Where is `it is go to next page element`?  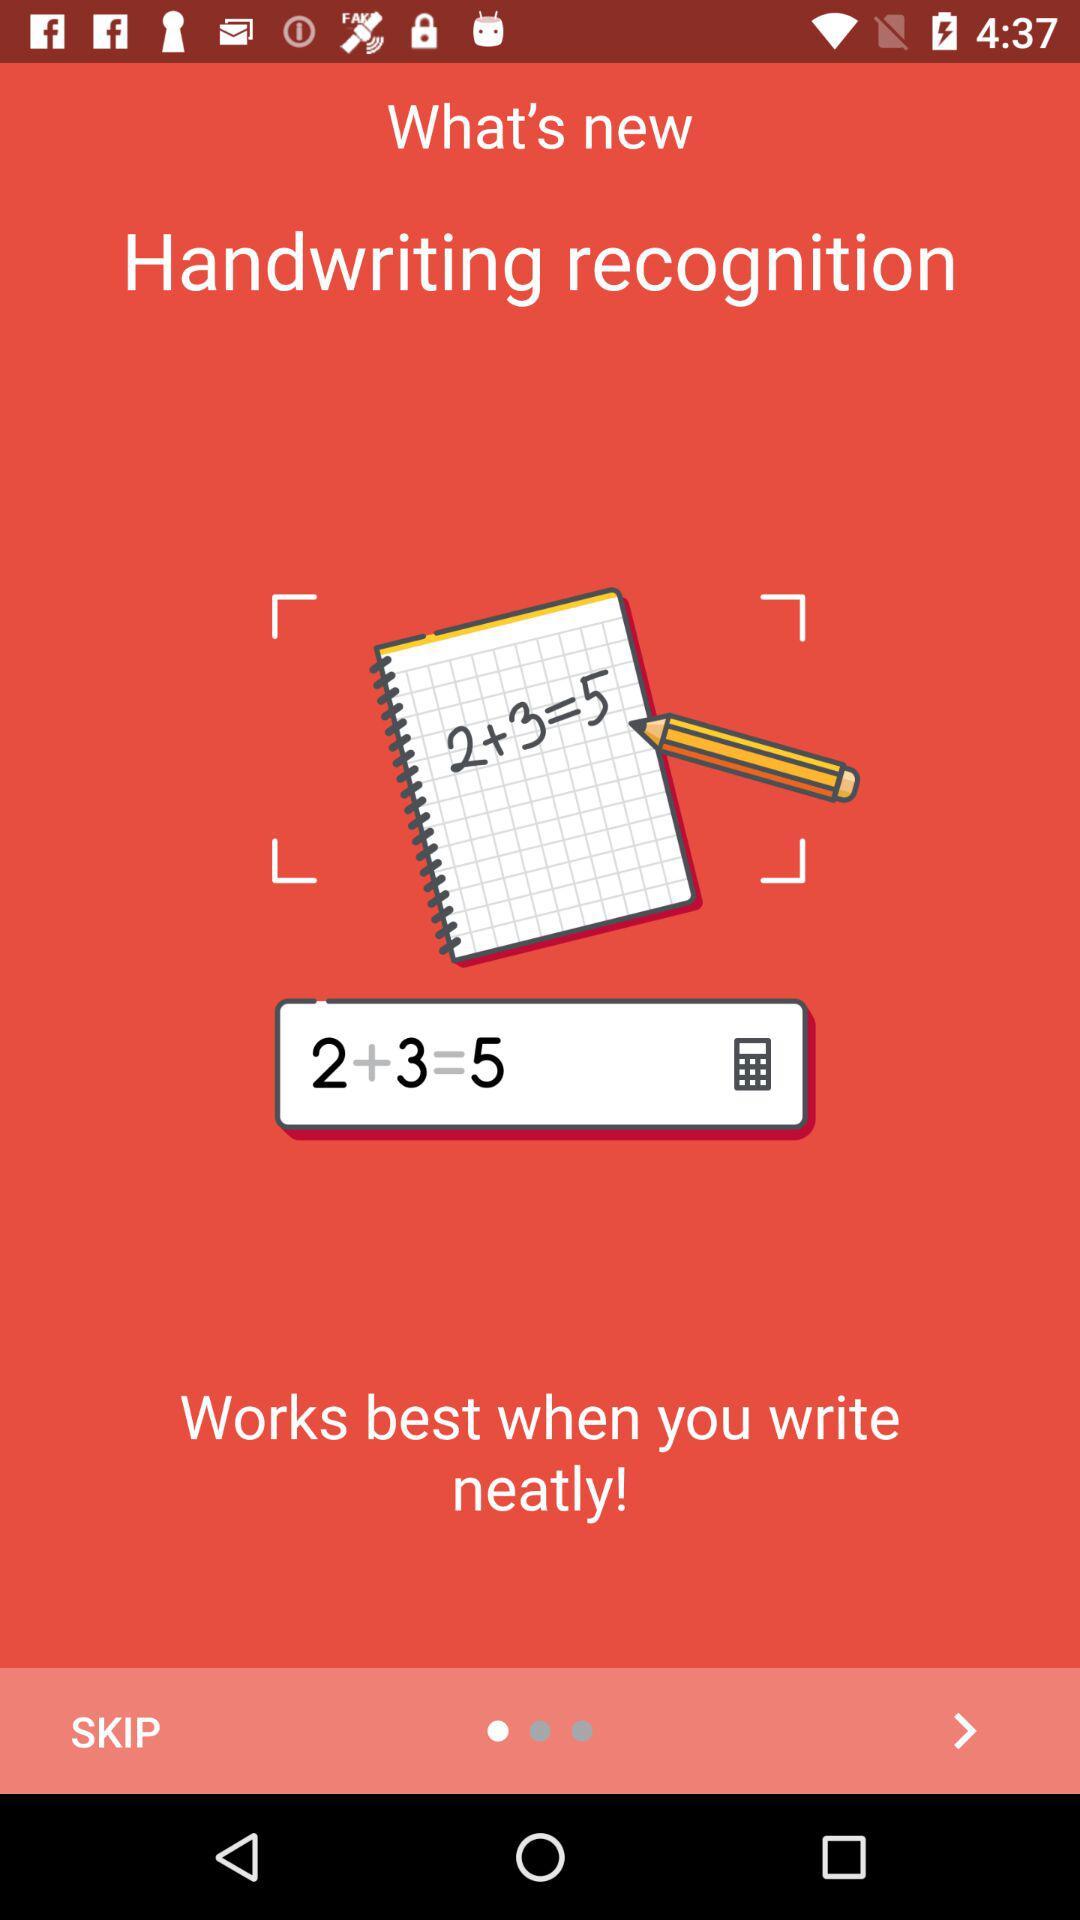 it is go to next page element is located at coordinates (963, 1730).